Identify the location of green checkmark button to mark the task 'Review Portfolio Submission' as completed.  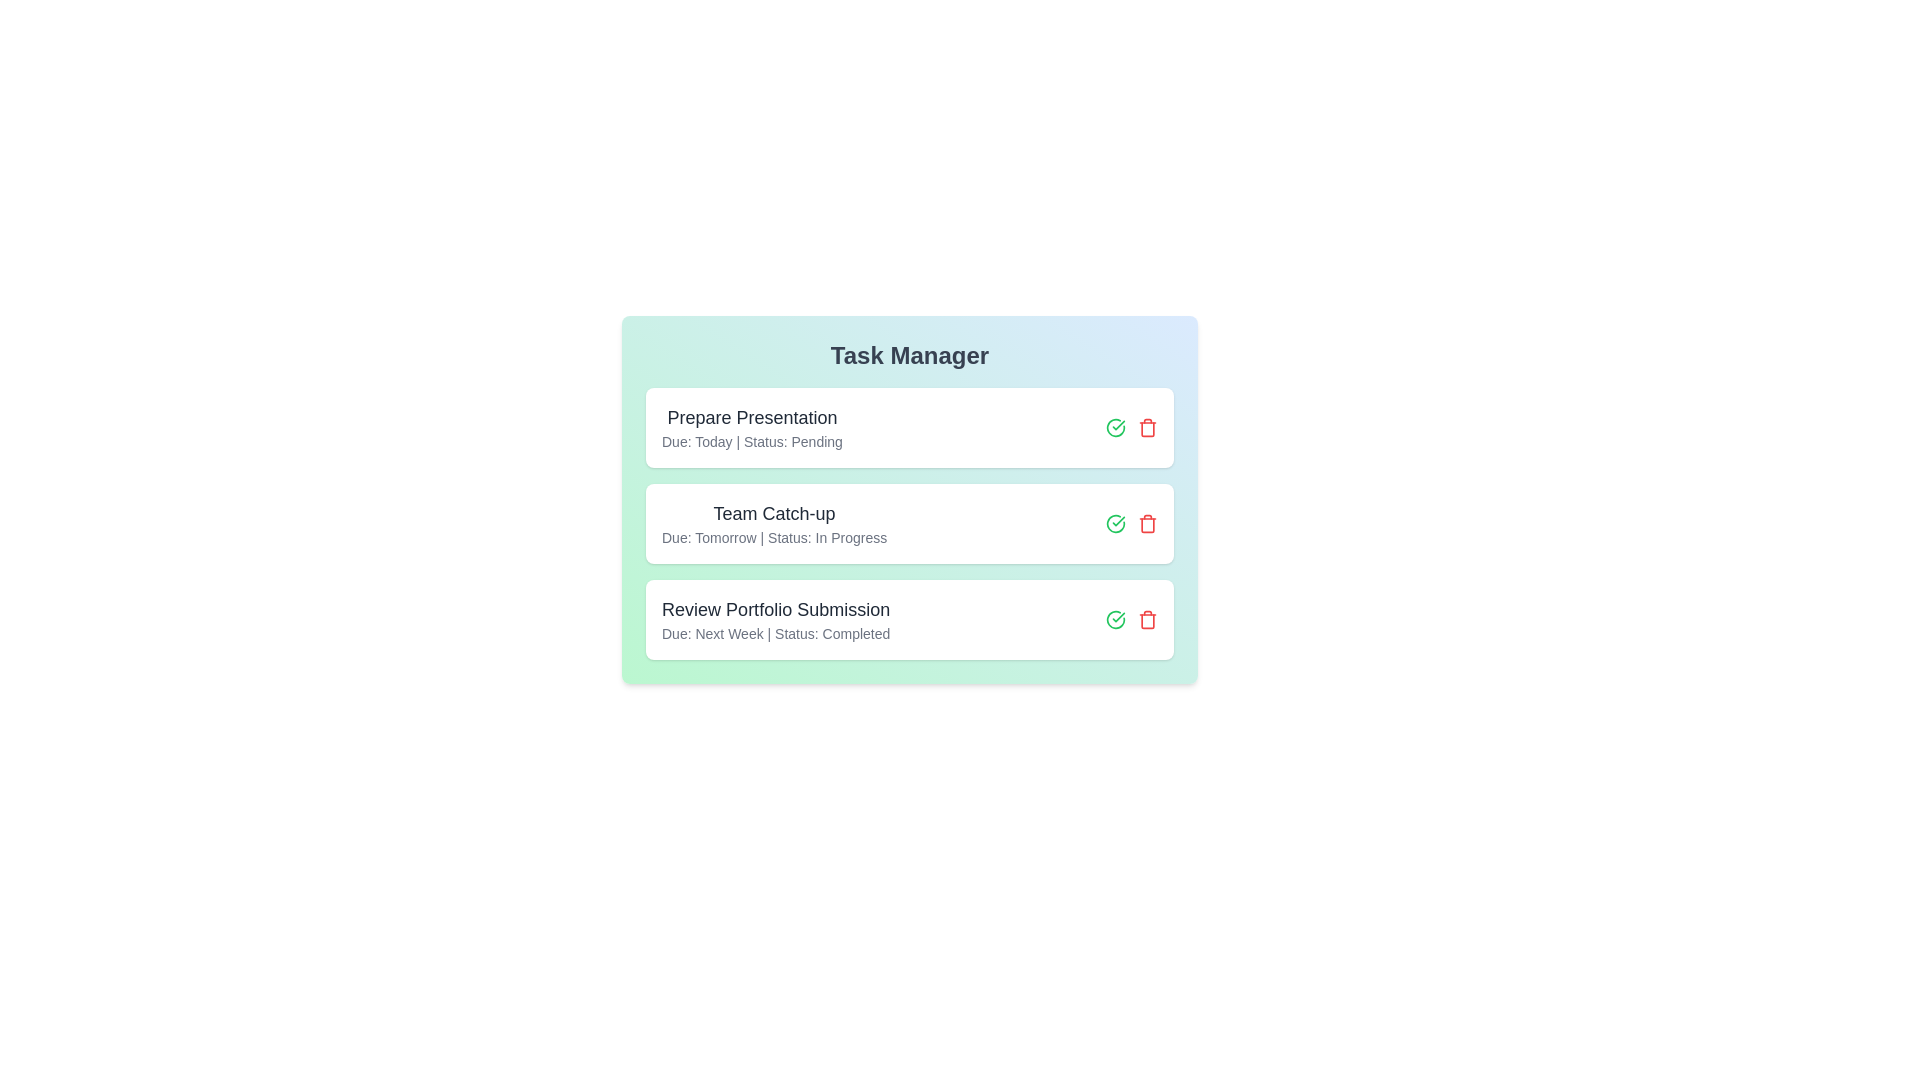
(1115, 619).